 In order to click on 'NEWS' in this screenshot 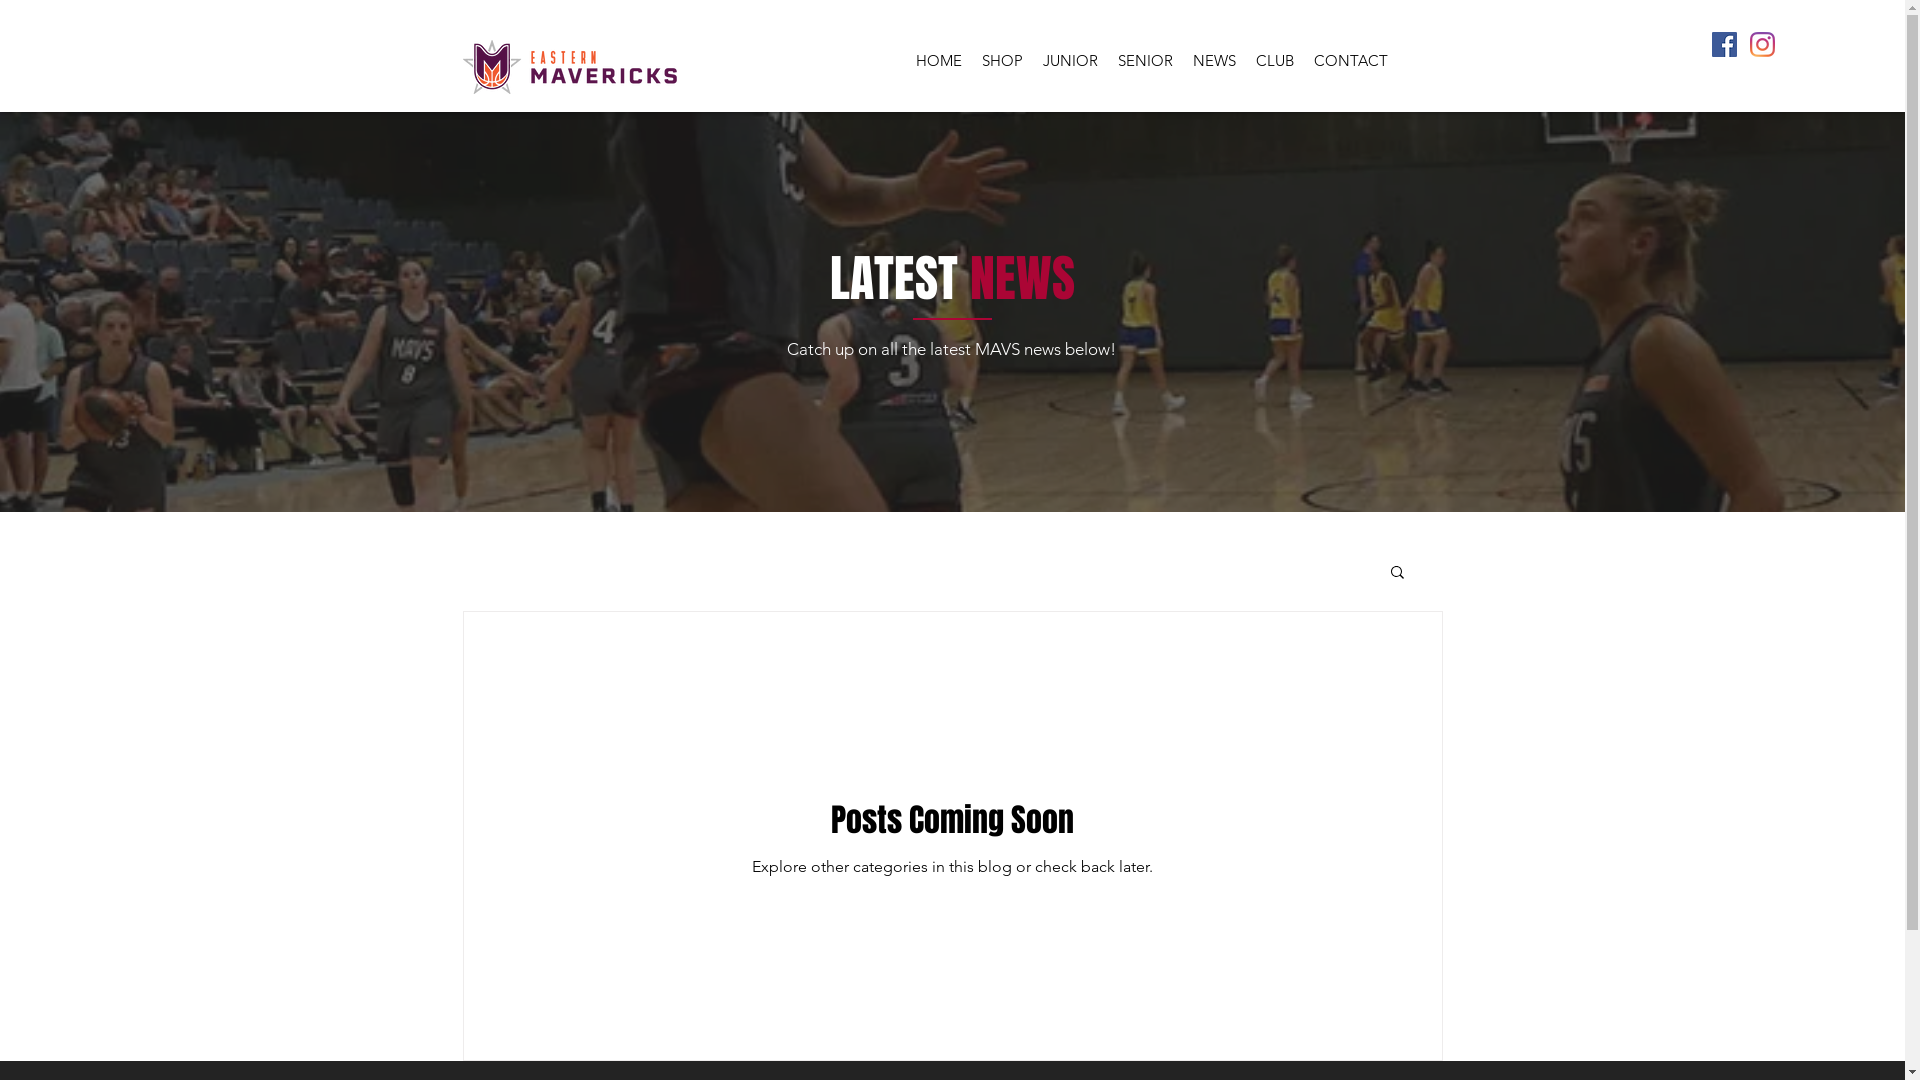, I will do `click(1212, 59)`.